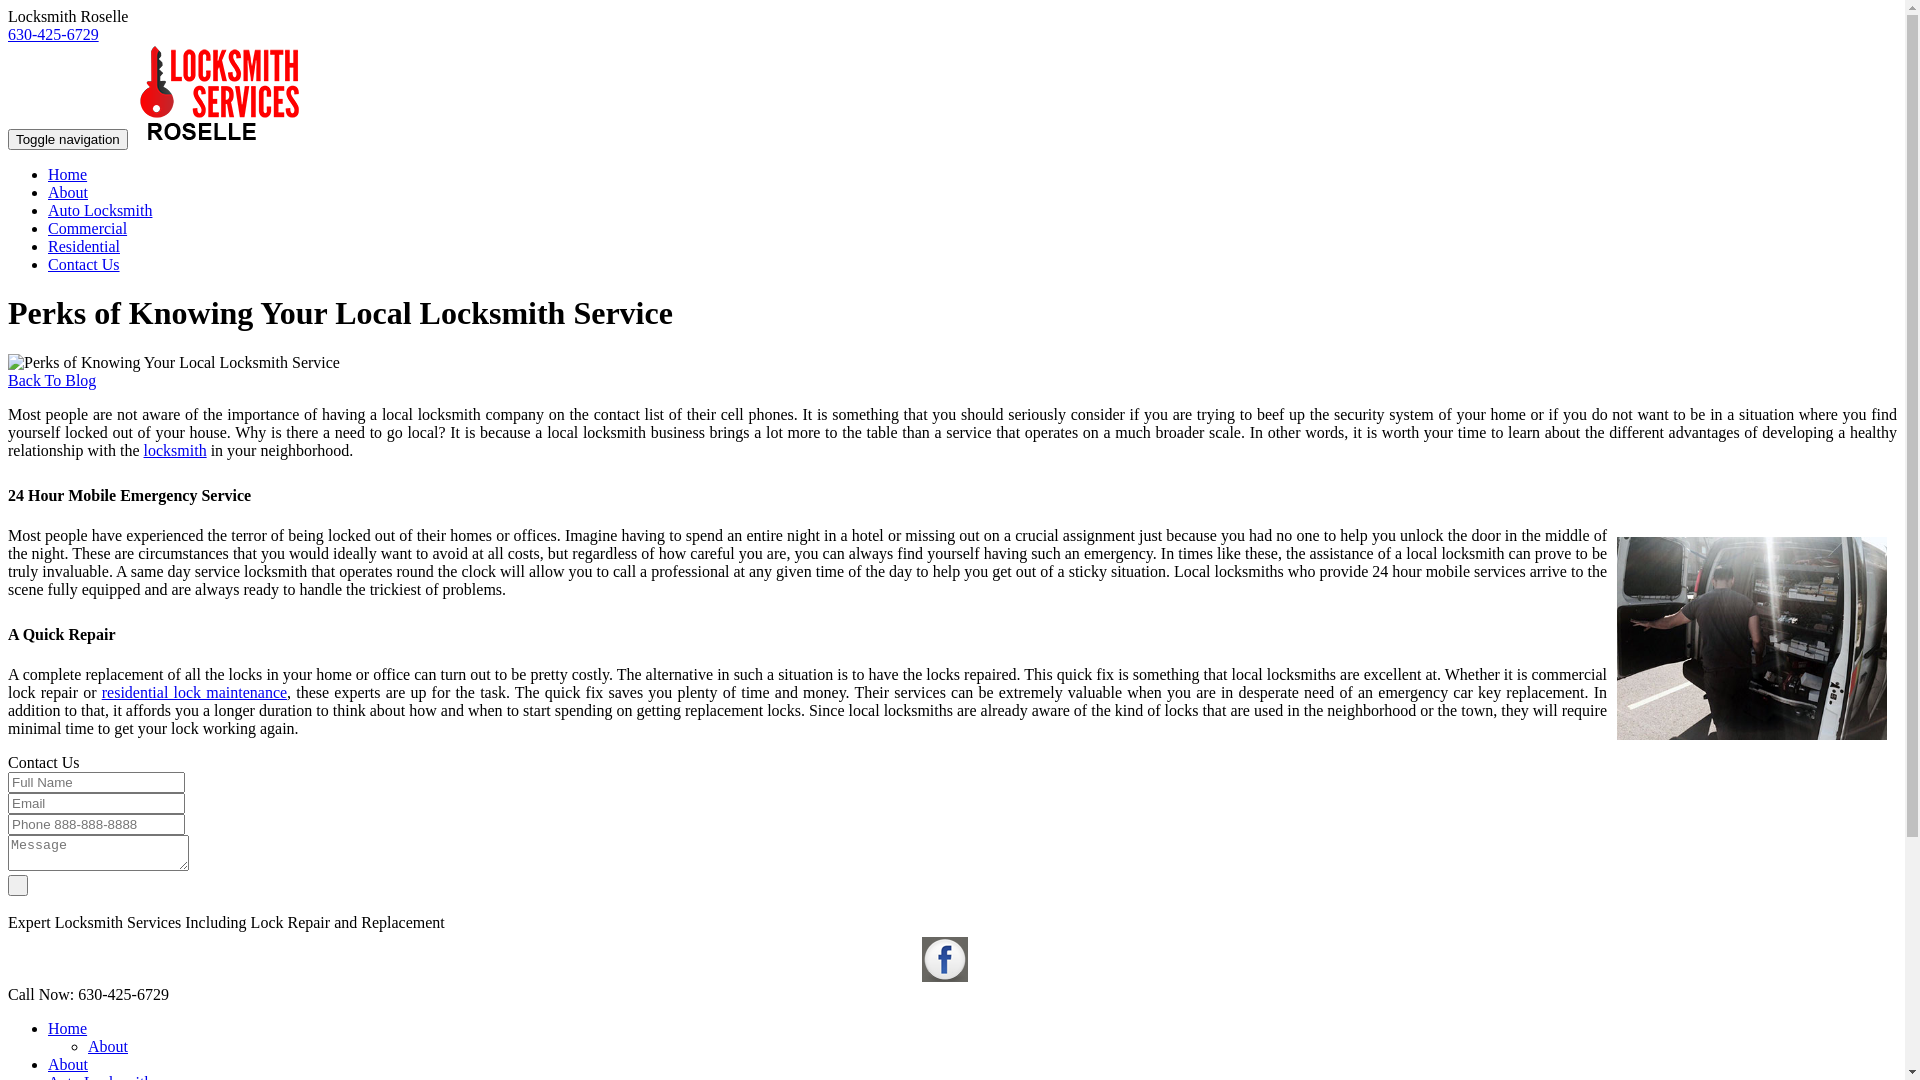  I want to click on 'Contact Us', so click(82, 263).